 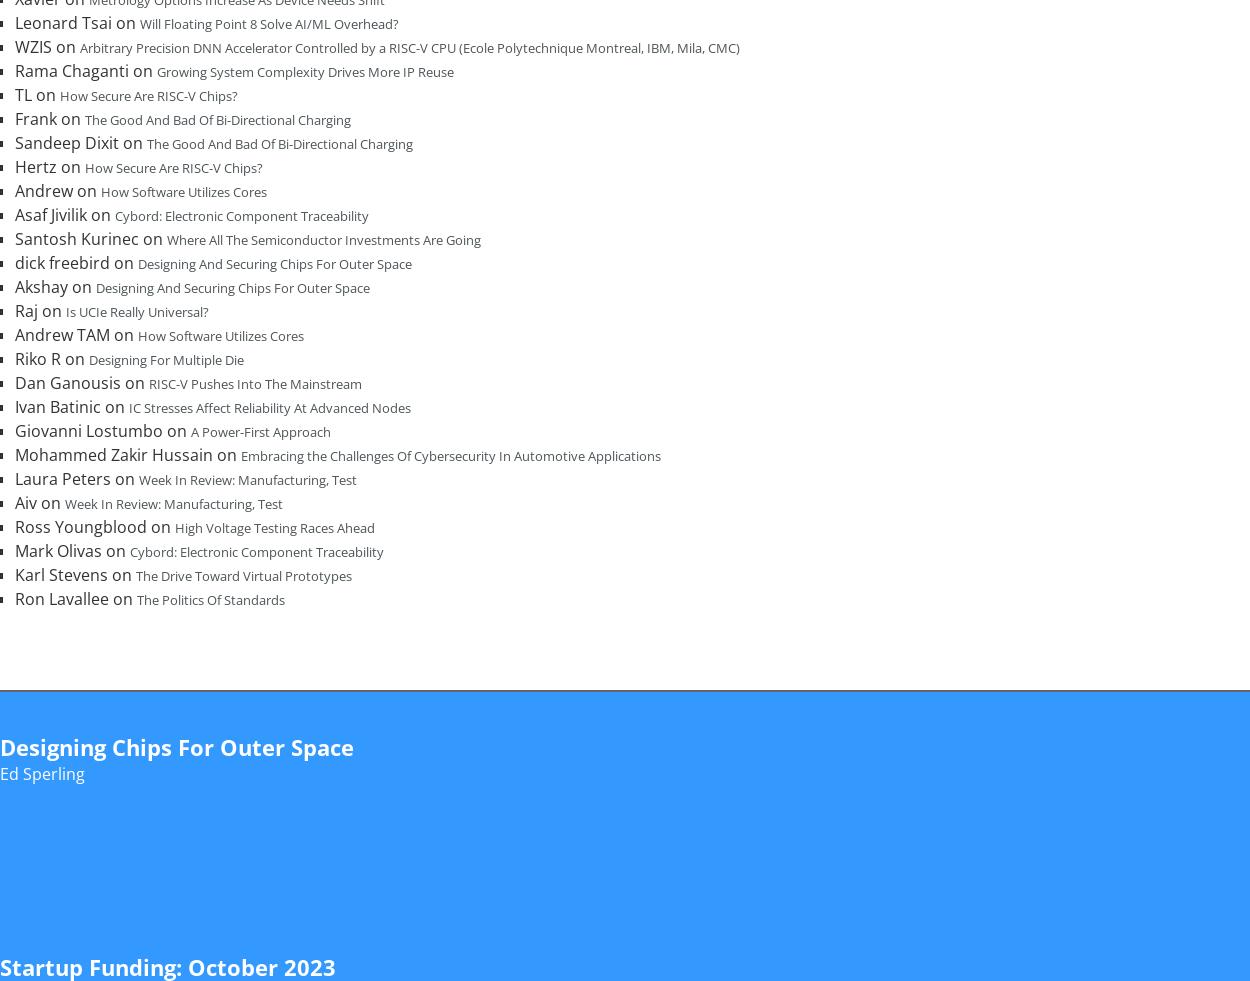 I want to click on 'Dan Ganousis', so click(x=67, y=381).